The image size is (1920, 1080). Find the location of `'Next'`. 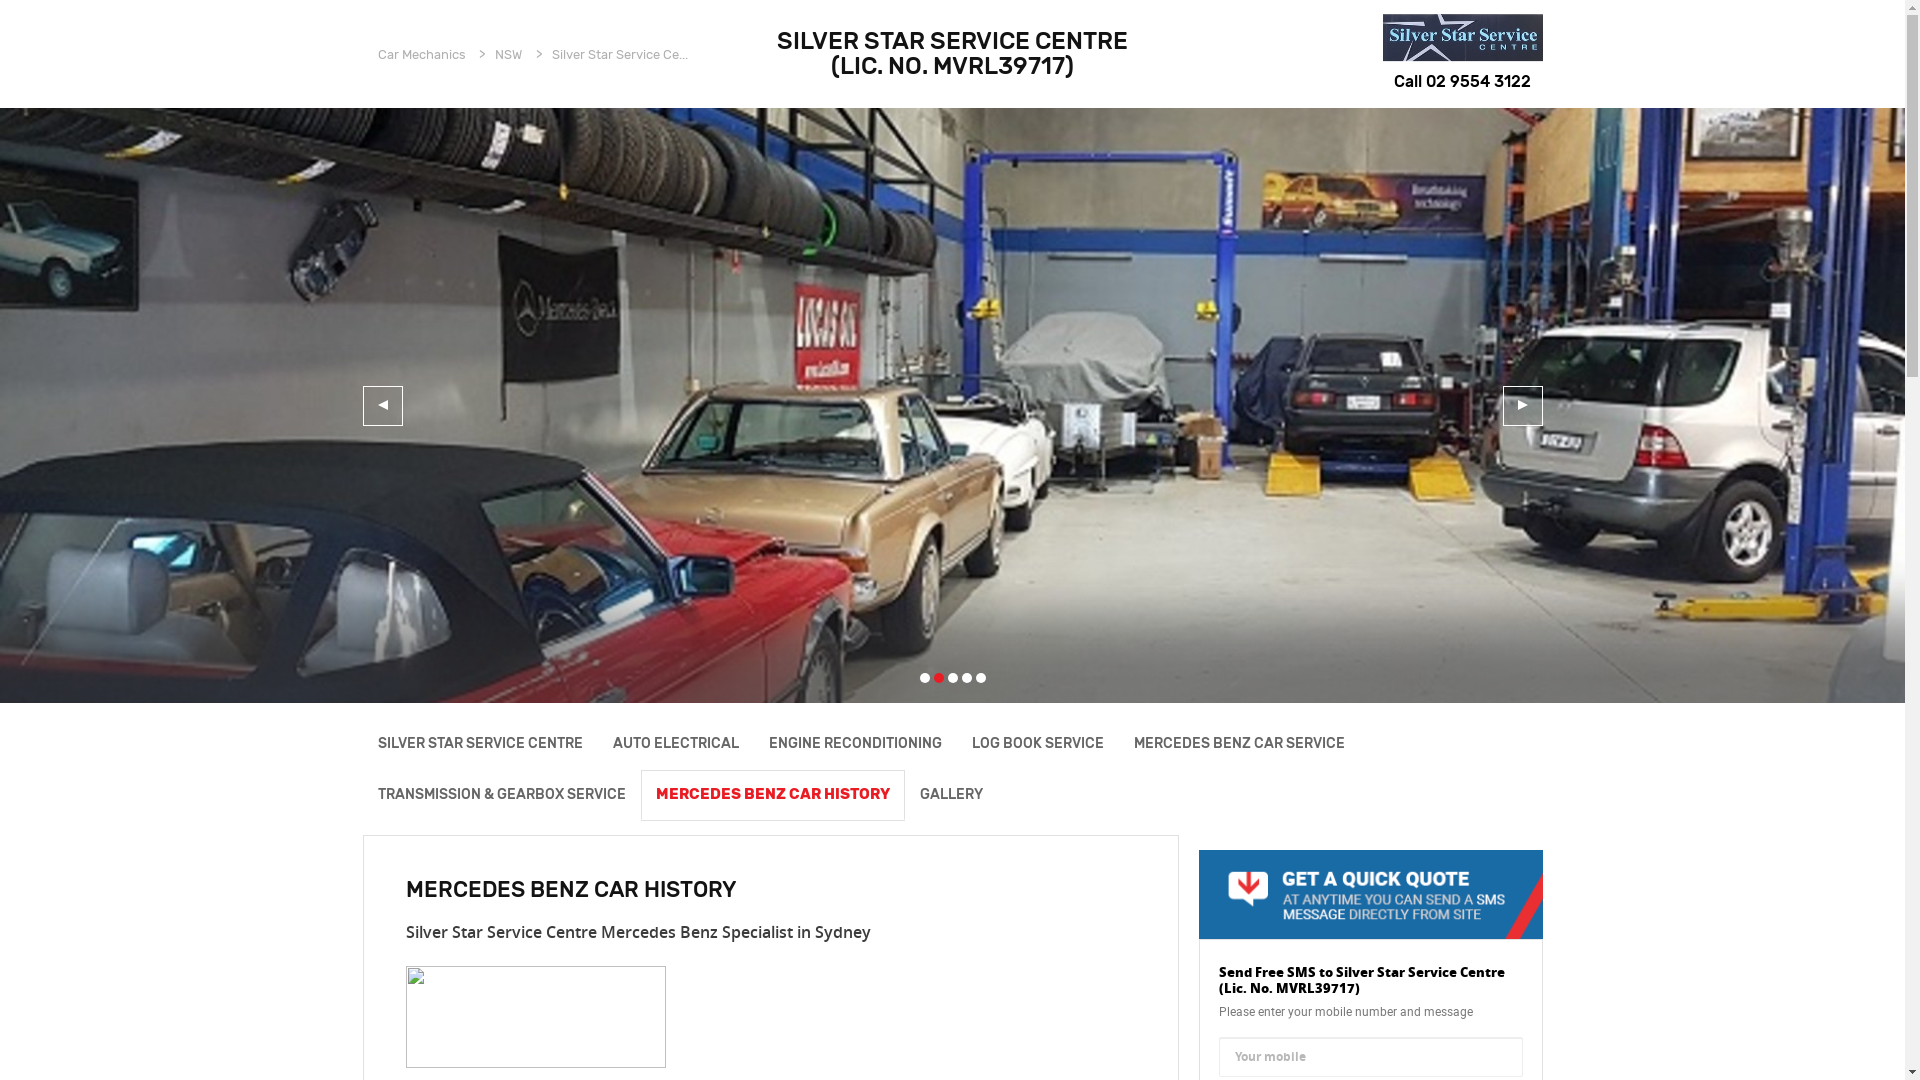

'Next' is located at coordinates (1502, 405).